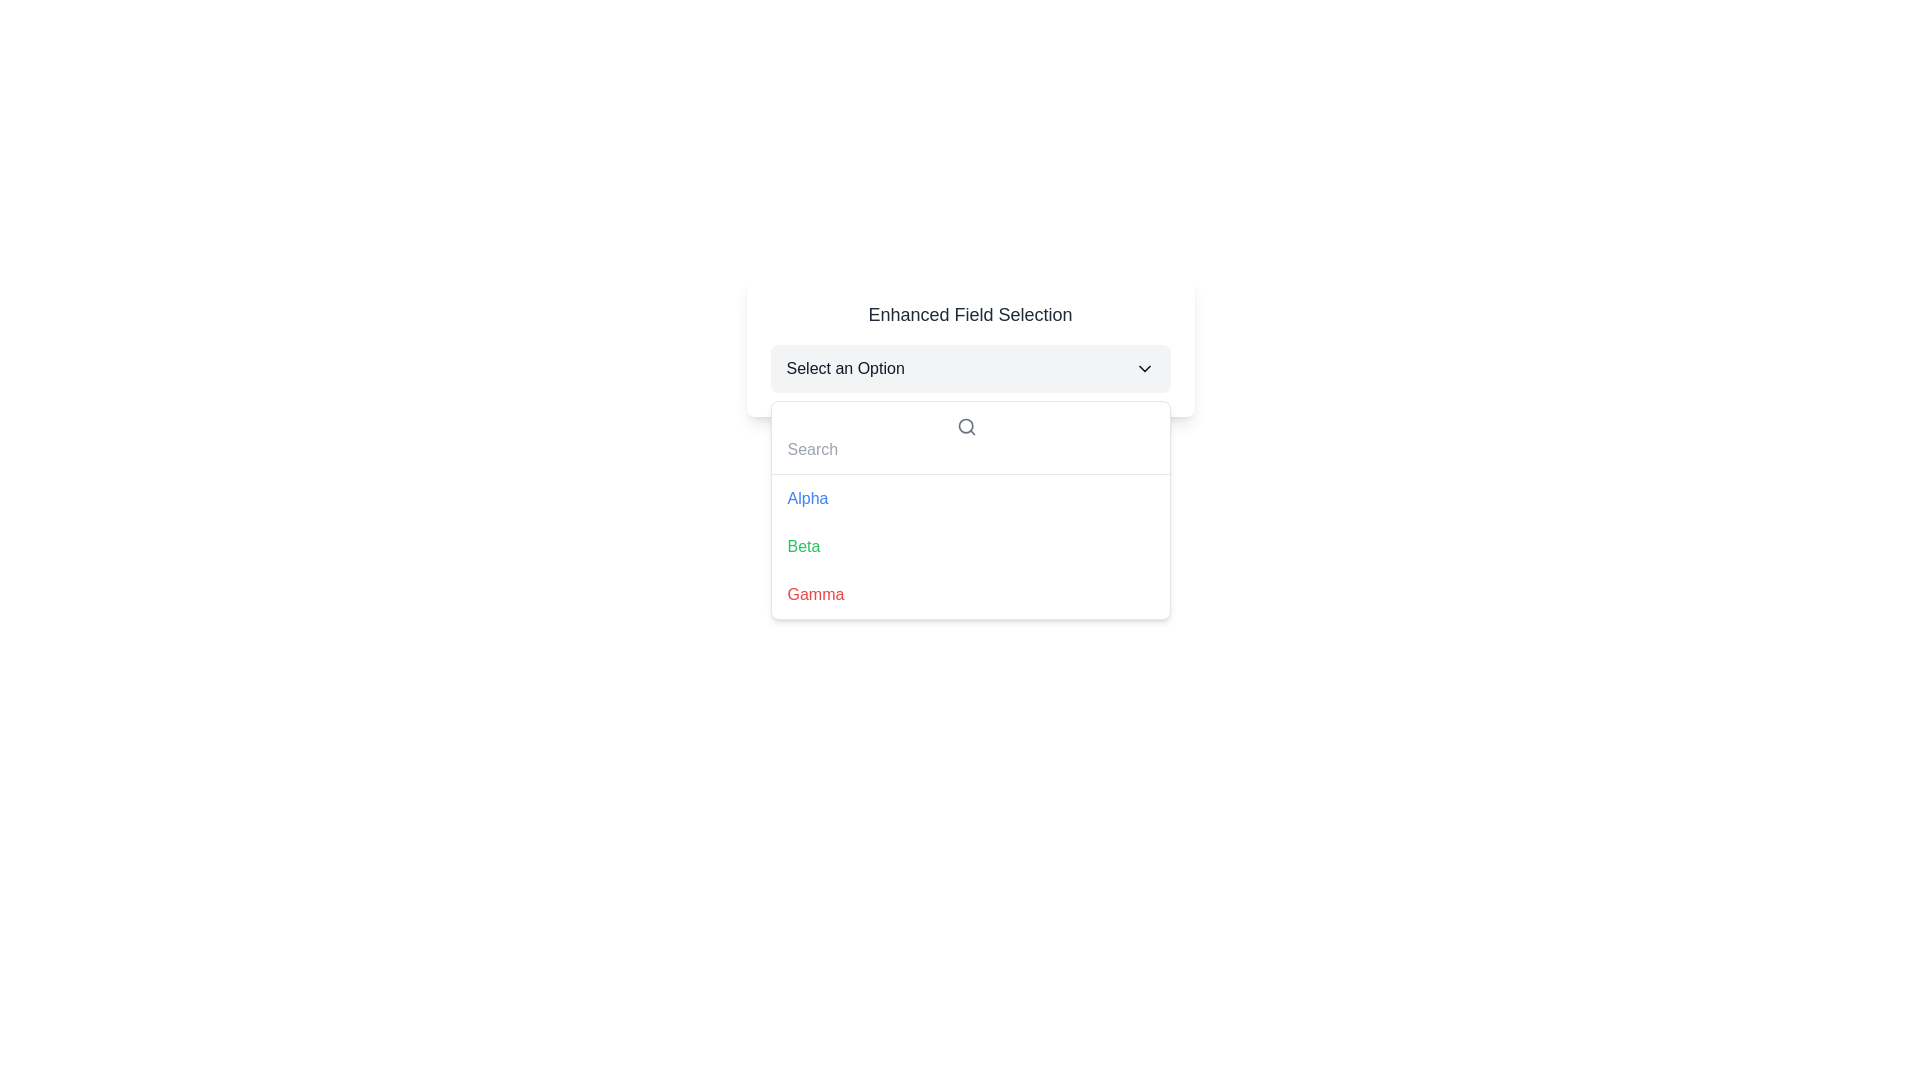 The height and width of the screenshot is (1080, 1920). I want to click on the text label displaying 'Gamma' in red font, which is the third item in a vertical list, so click(816, 593).